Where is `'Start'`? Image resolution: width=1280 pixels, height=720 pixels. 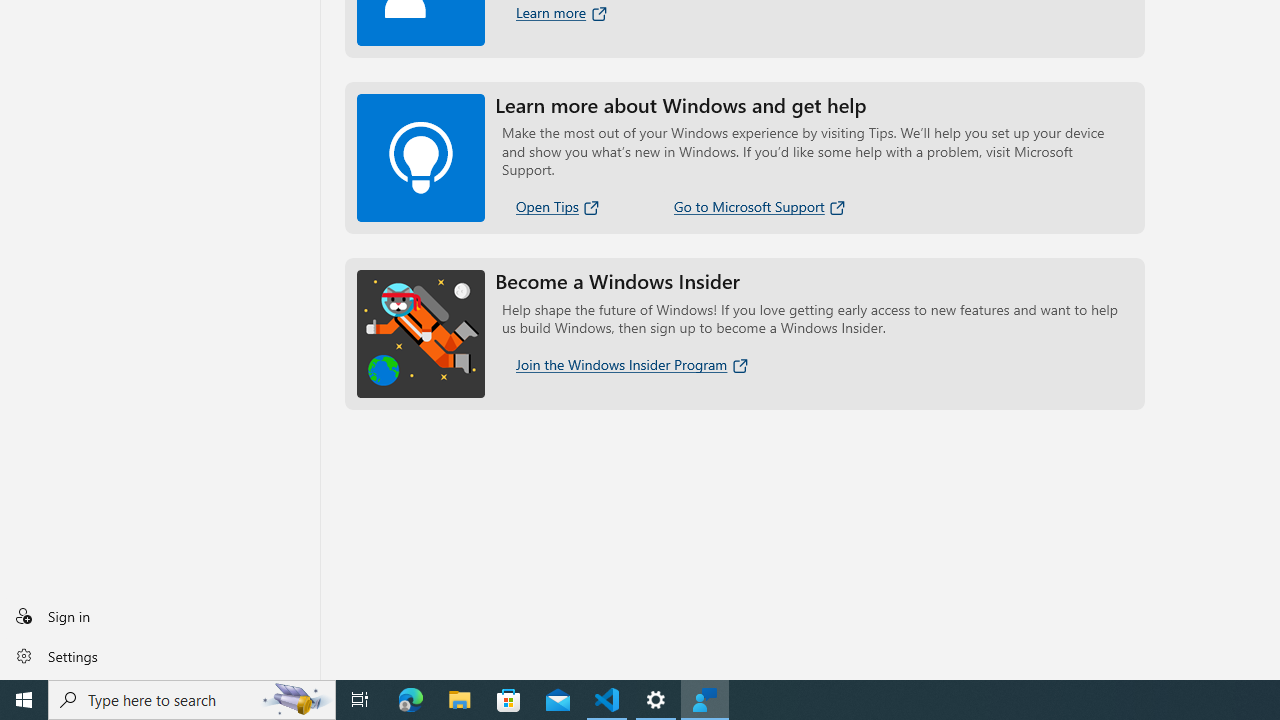 'Start' is located at coordinates (24, 698).